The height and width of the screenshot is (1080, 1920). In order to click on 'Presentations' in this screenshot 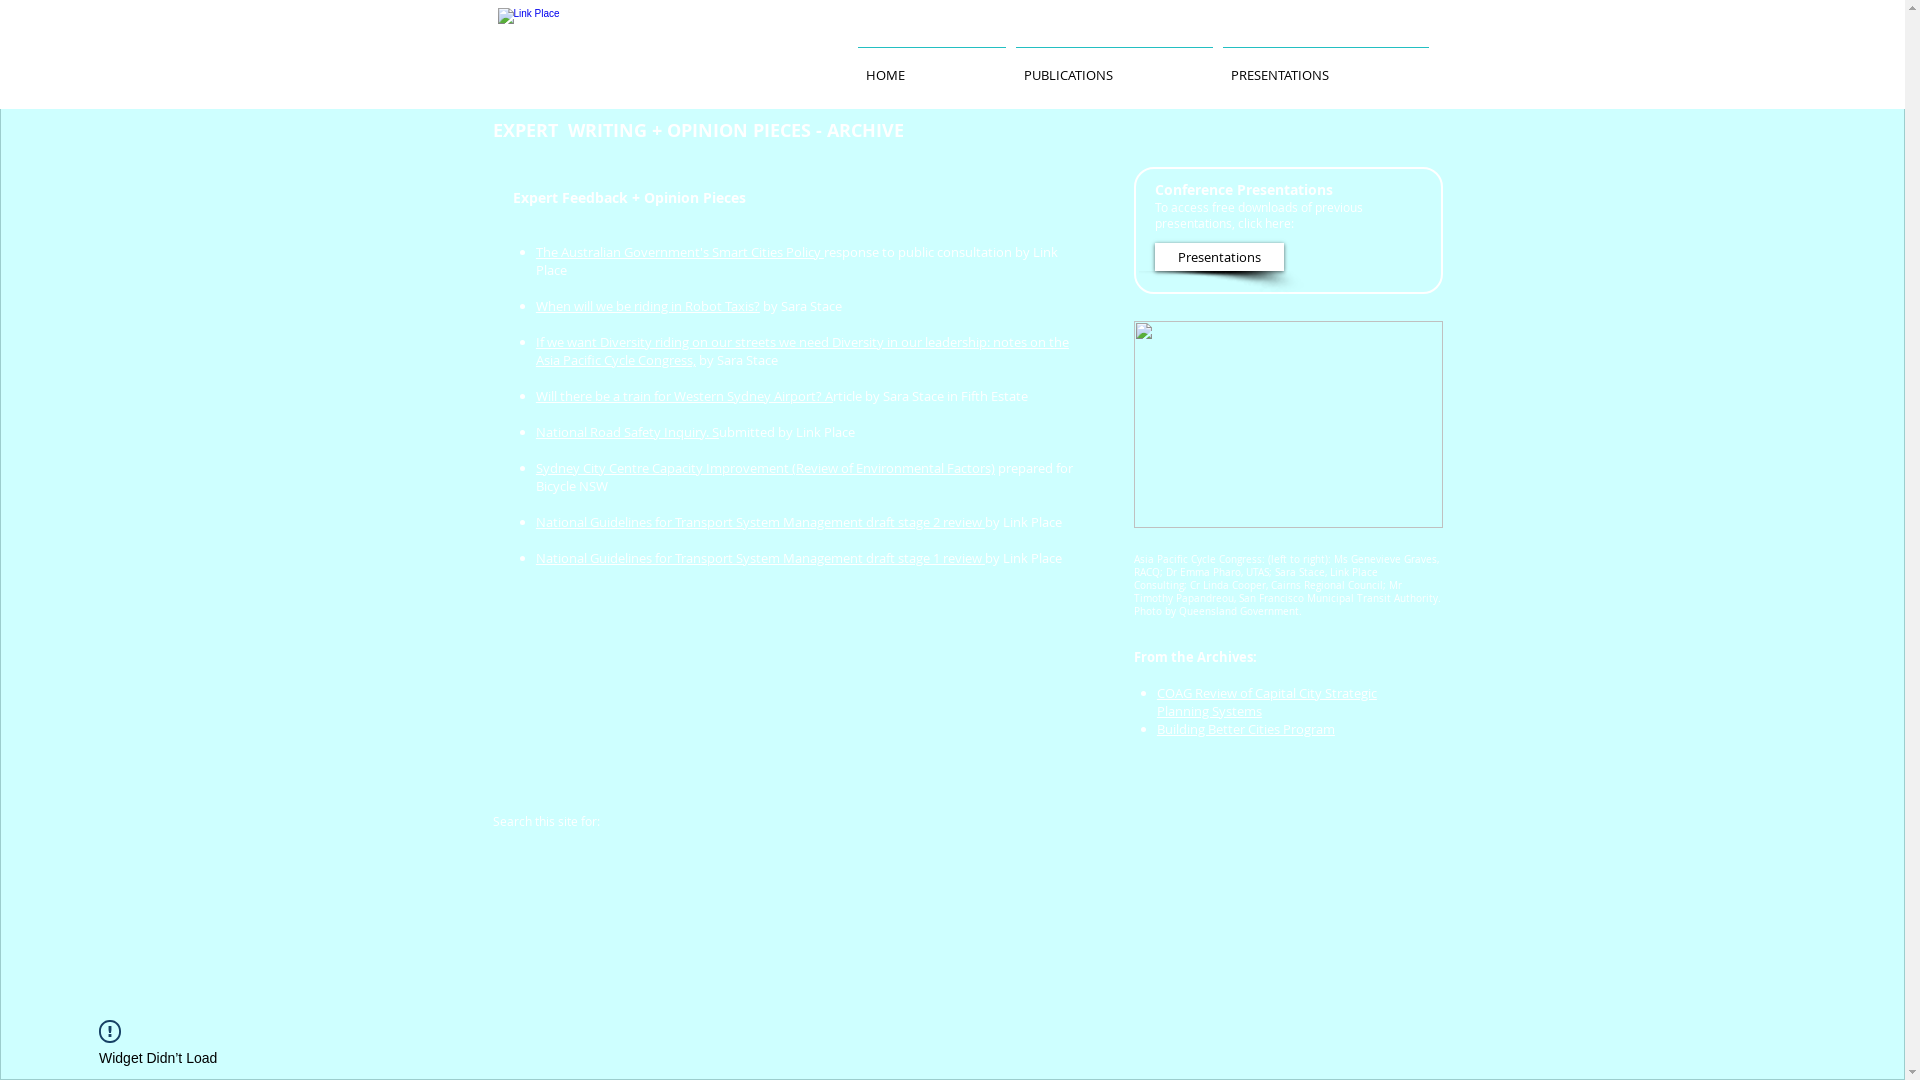, I will do `click(1217, 256)`.